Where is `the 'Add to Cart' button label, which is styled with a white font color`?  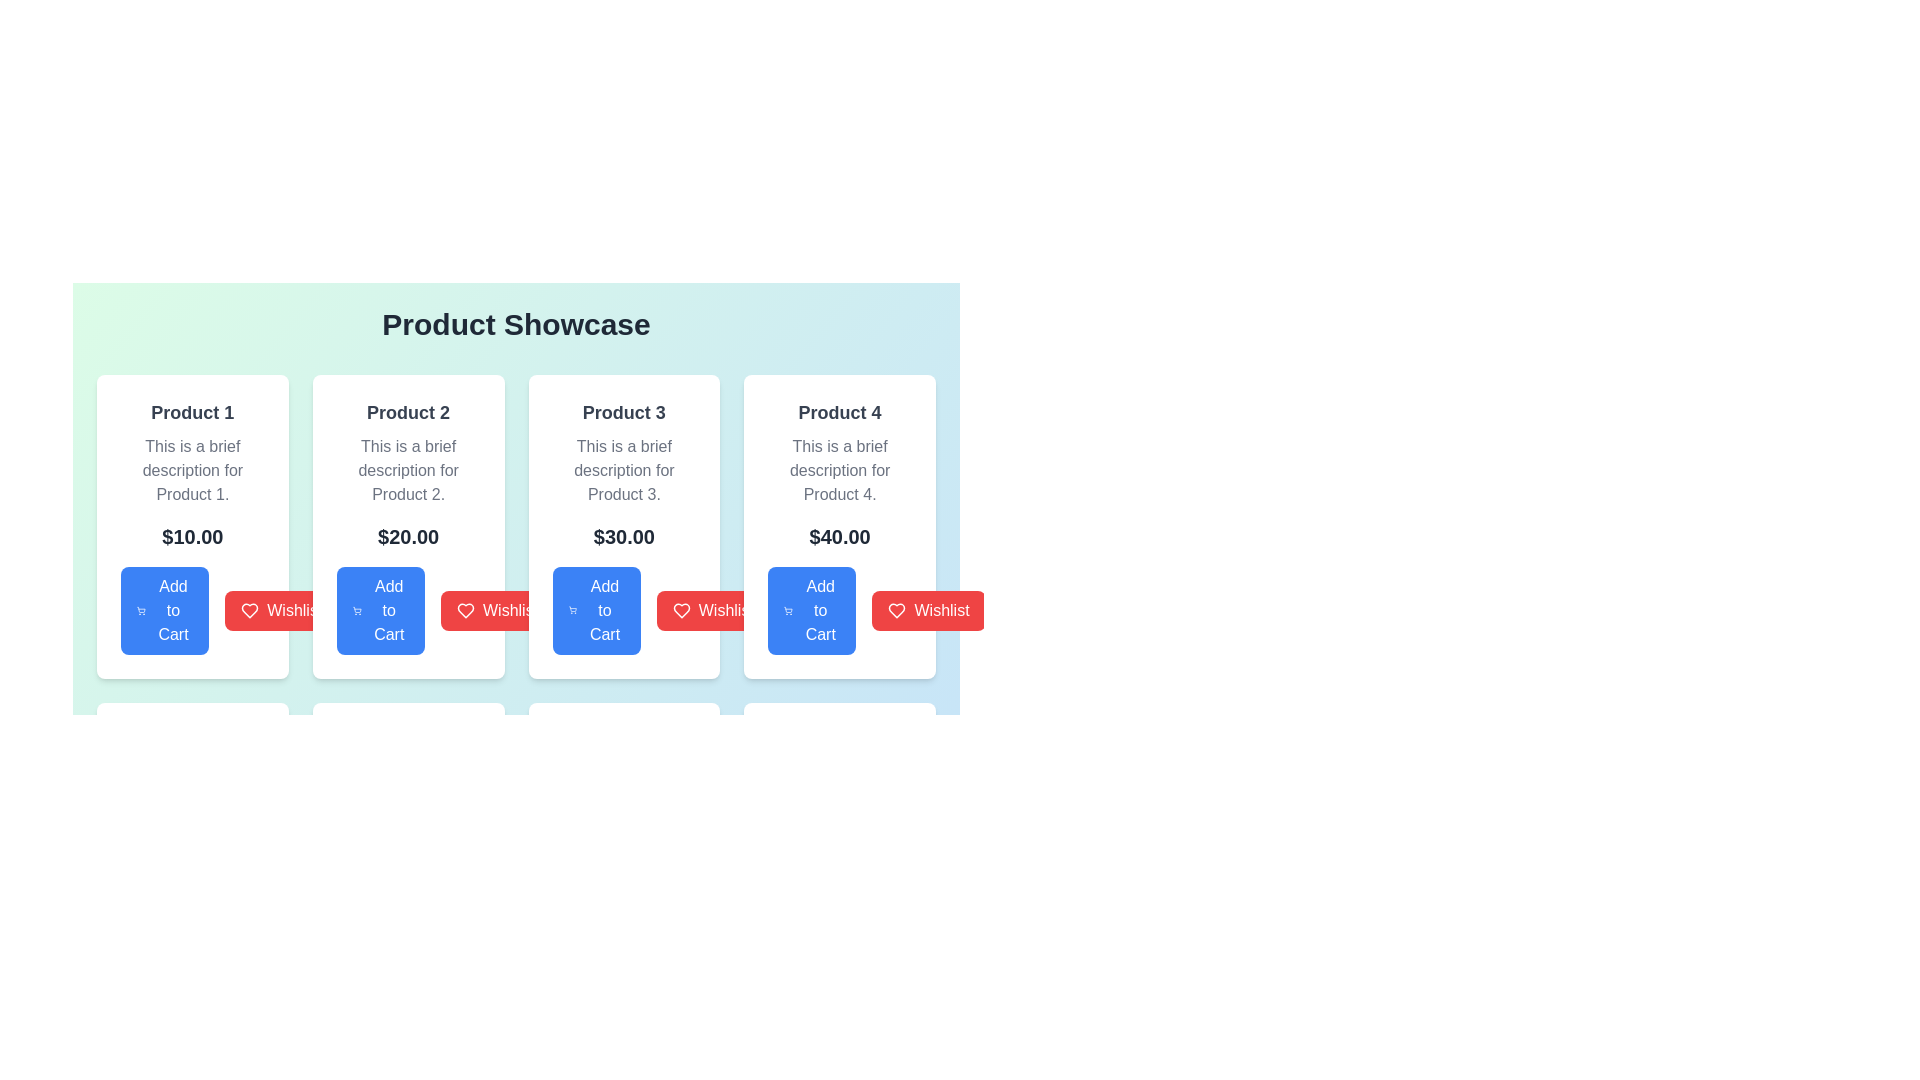 the 'Add to Cart' button label, which is styled with a white font color is located at coordinates (389, 609).